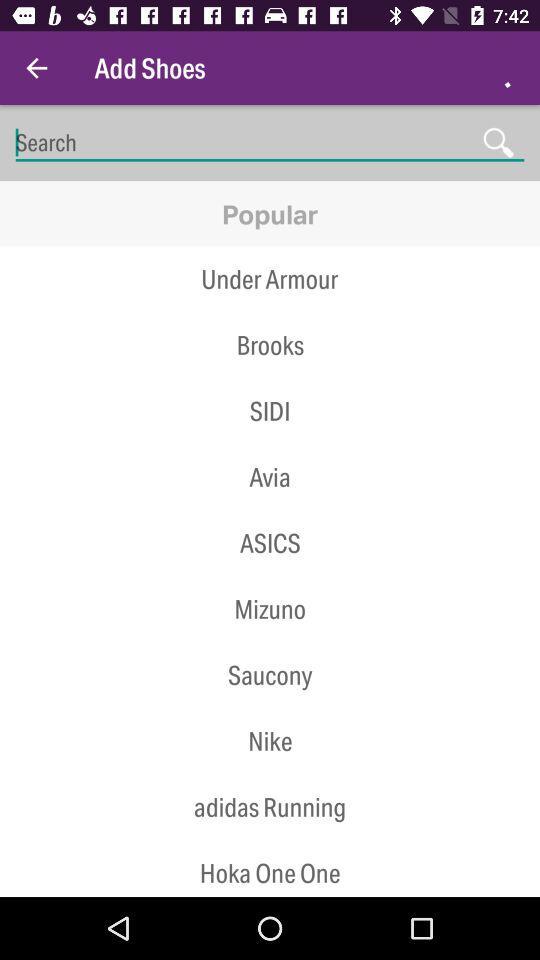 The height and width of the screenshot is (960, 540). What do you see at coordinates (270, 708) in the screenshot?
I see `the item below the saucony icon` at bounding box center [270, 708].